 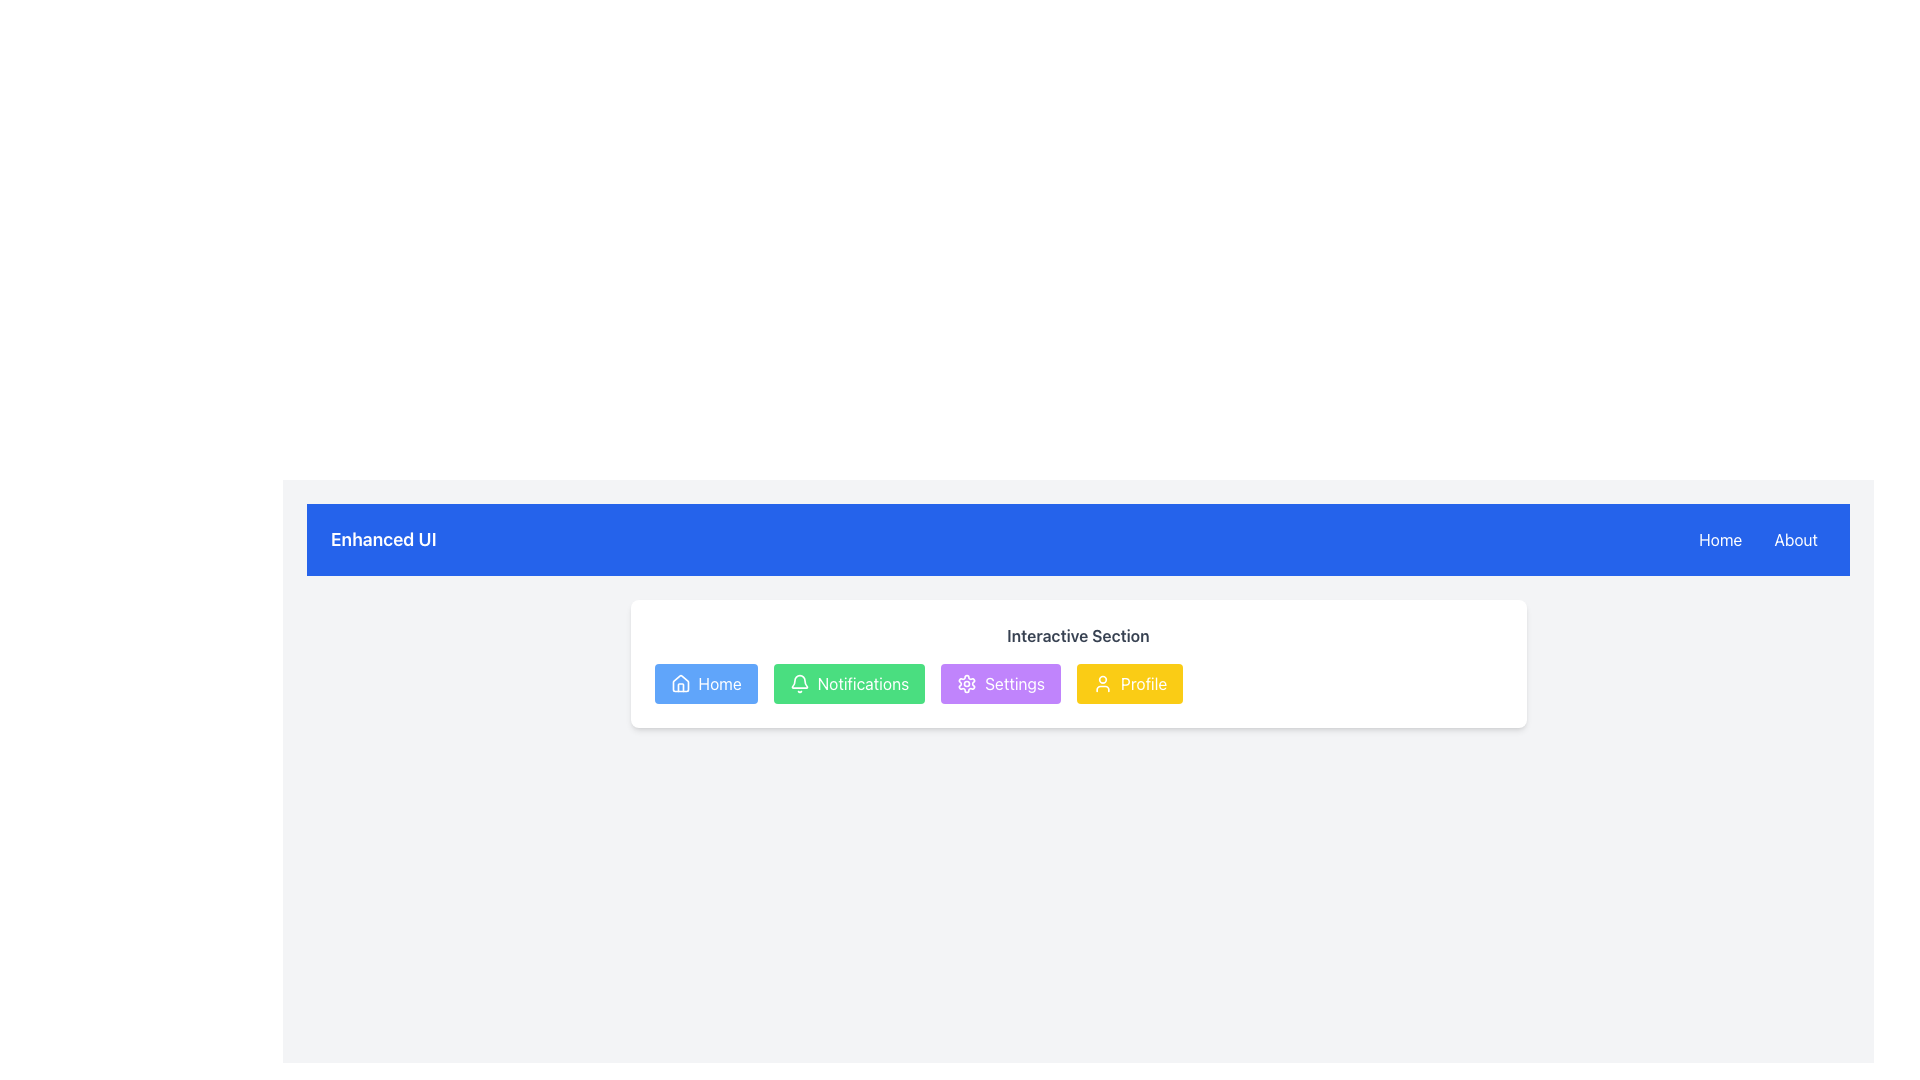 What do you see at coordinates (680, 682) in the screenshot?
I see `the 'Home' button icon located within the blue button in the top-left area of the interactive section` at bounding box center [680, 682].